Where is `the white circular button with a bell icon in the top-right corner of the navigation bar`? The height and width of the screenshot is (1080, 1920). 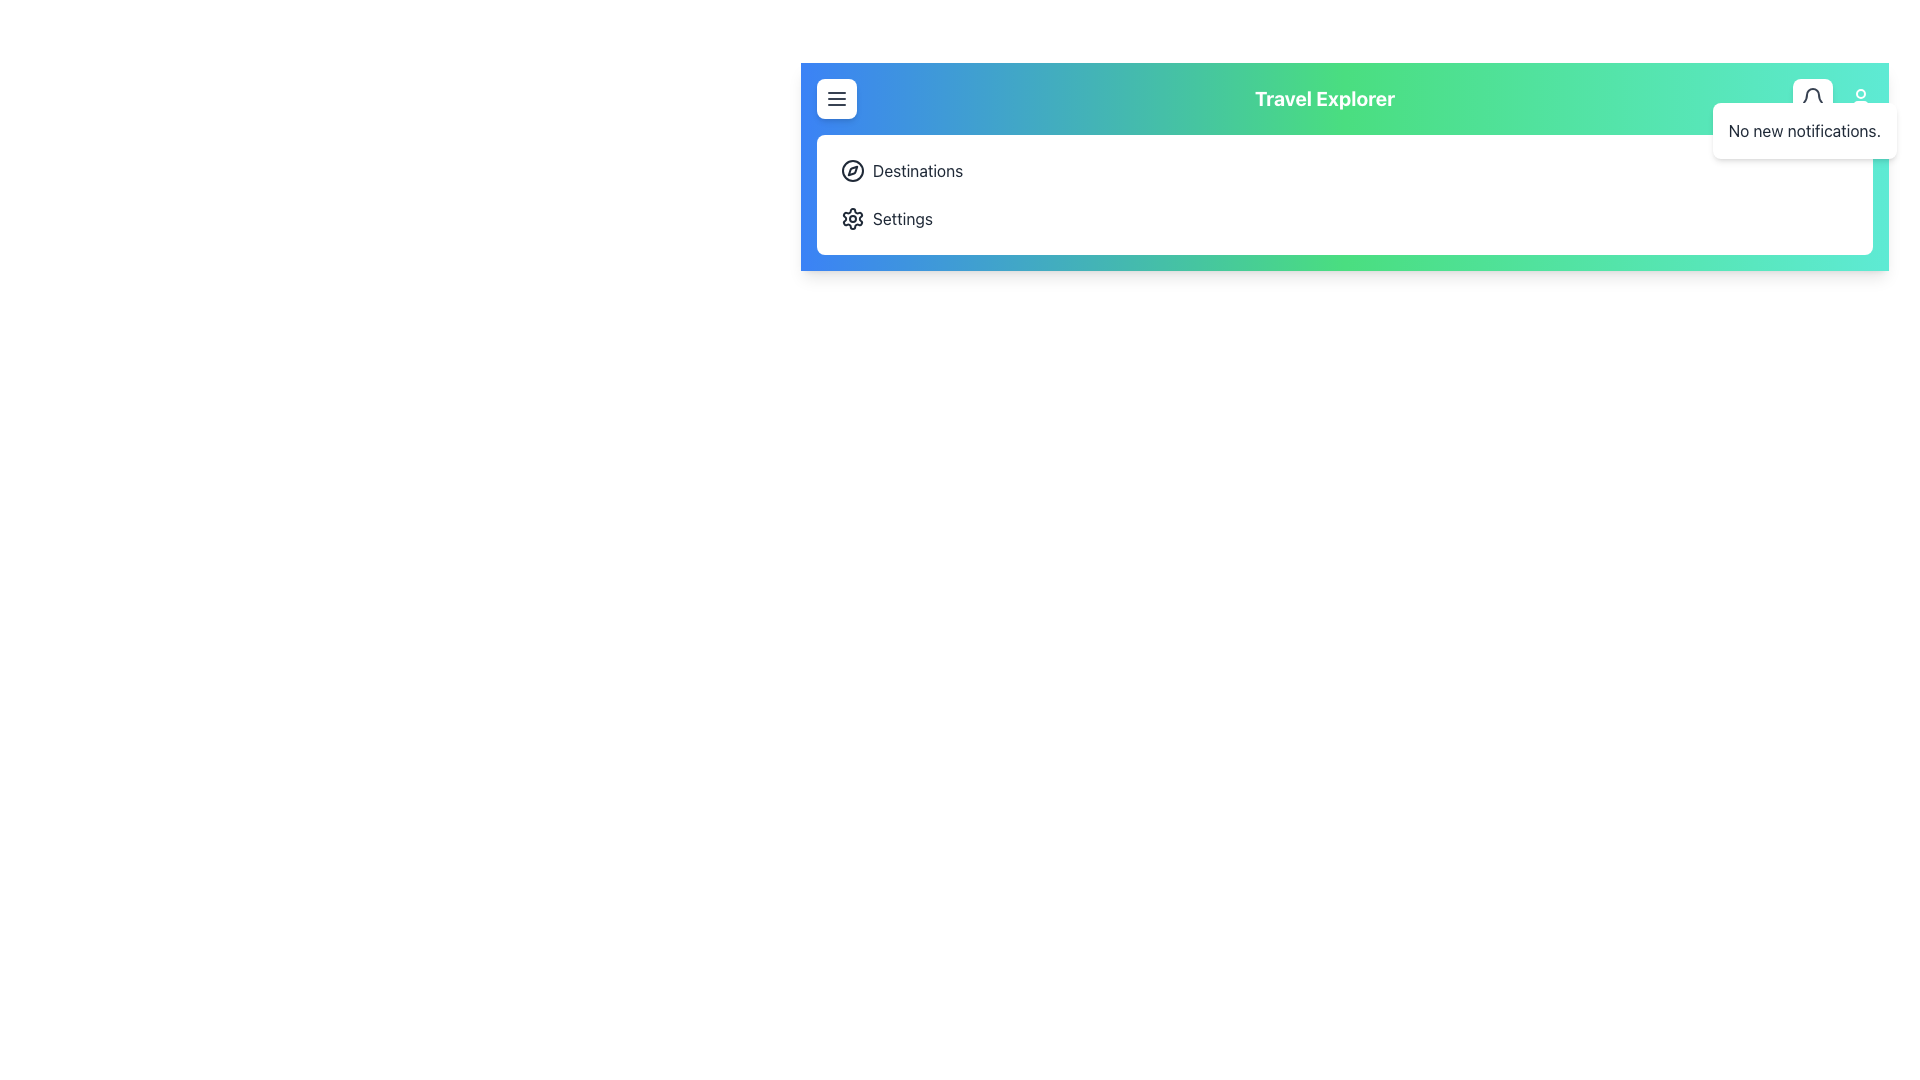
the white circular button with a bell icon in the top-right corner of the navigation bar is located at coordinates (1813, 99).